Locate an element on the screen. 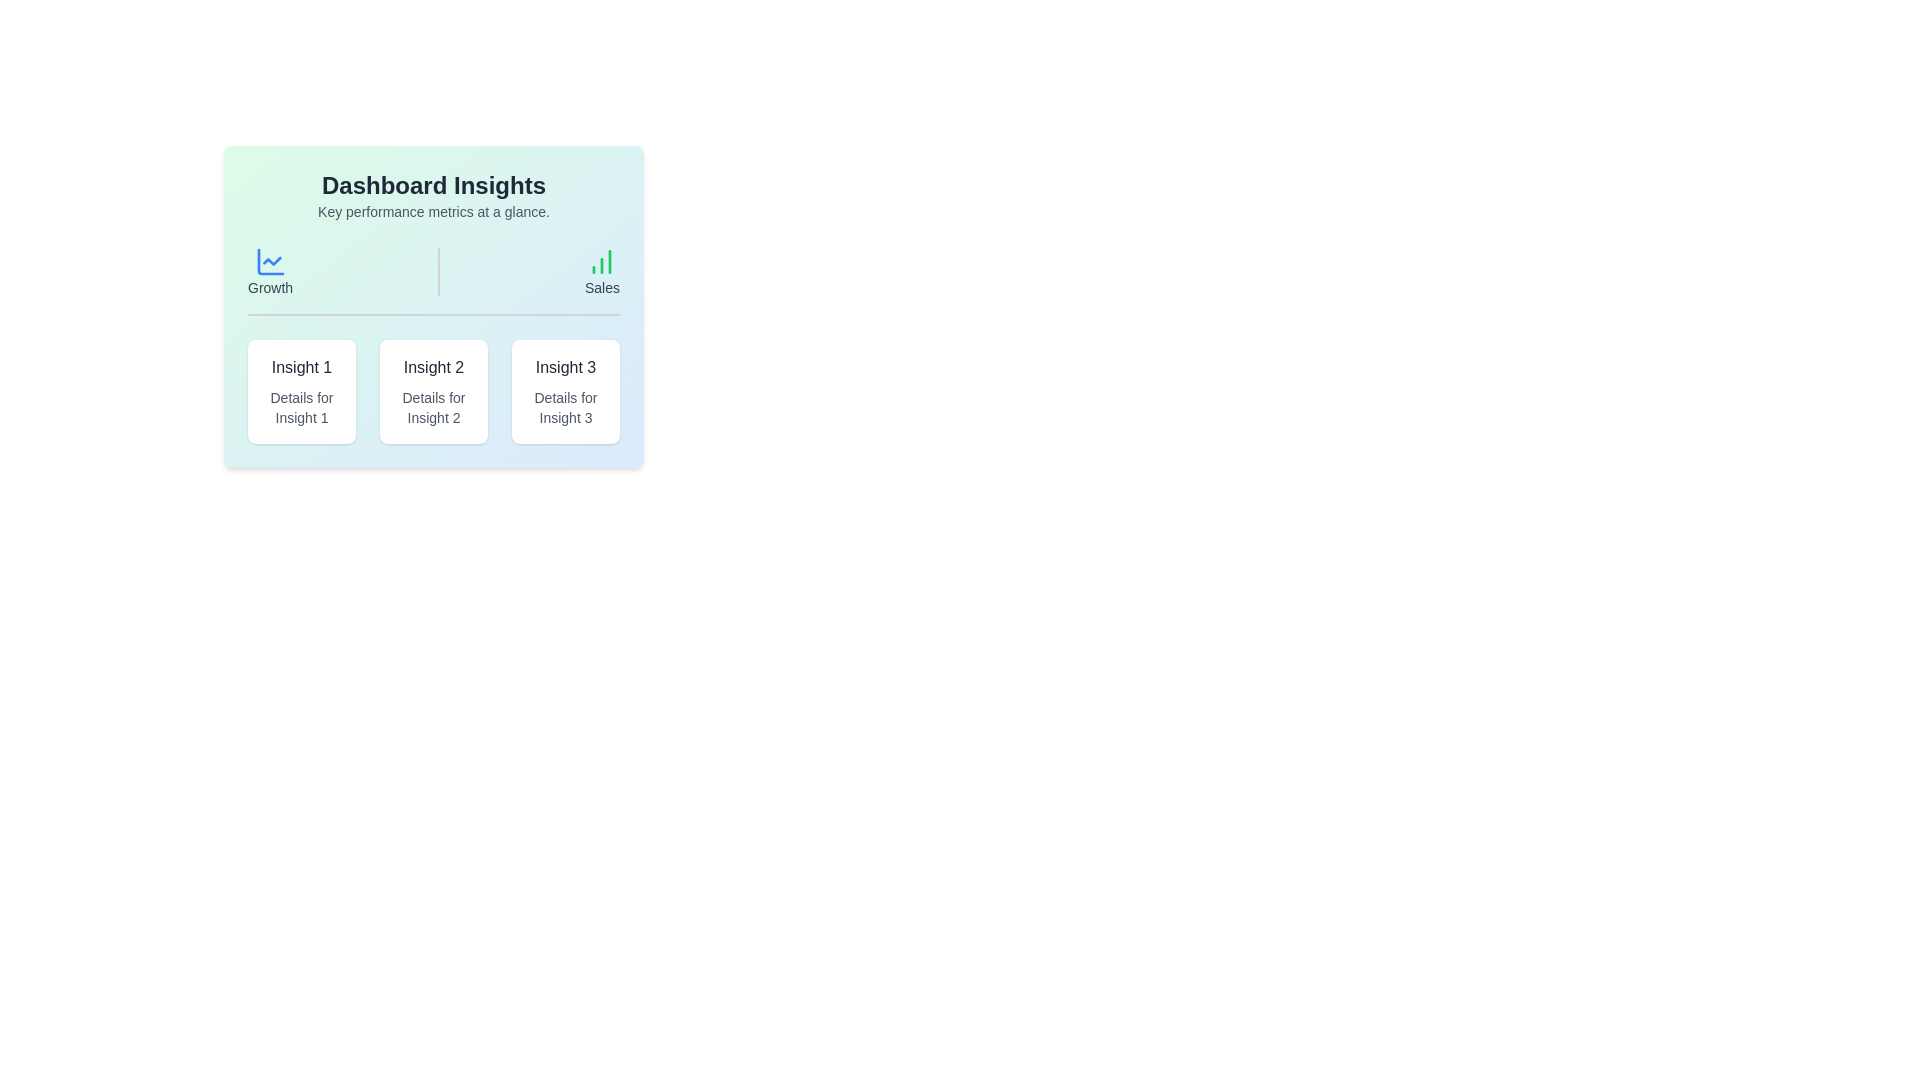 This screenshot has width=1920, height=1080. the text label displaying 'Insight 1' is located at coordinates (301, 367).